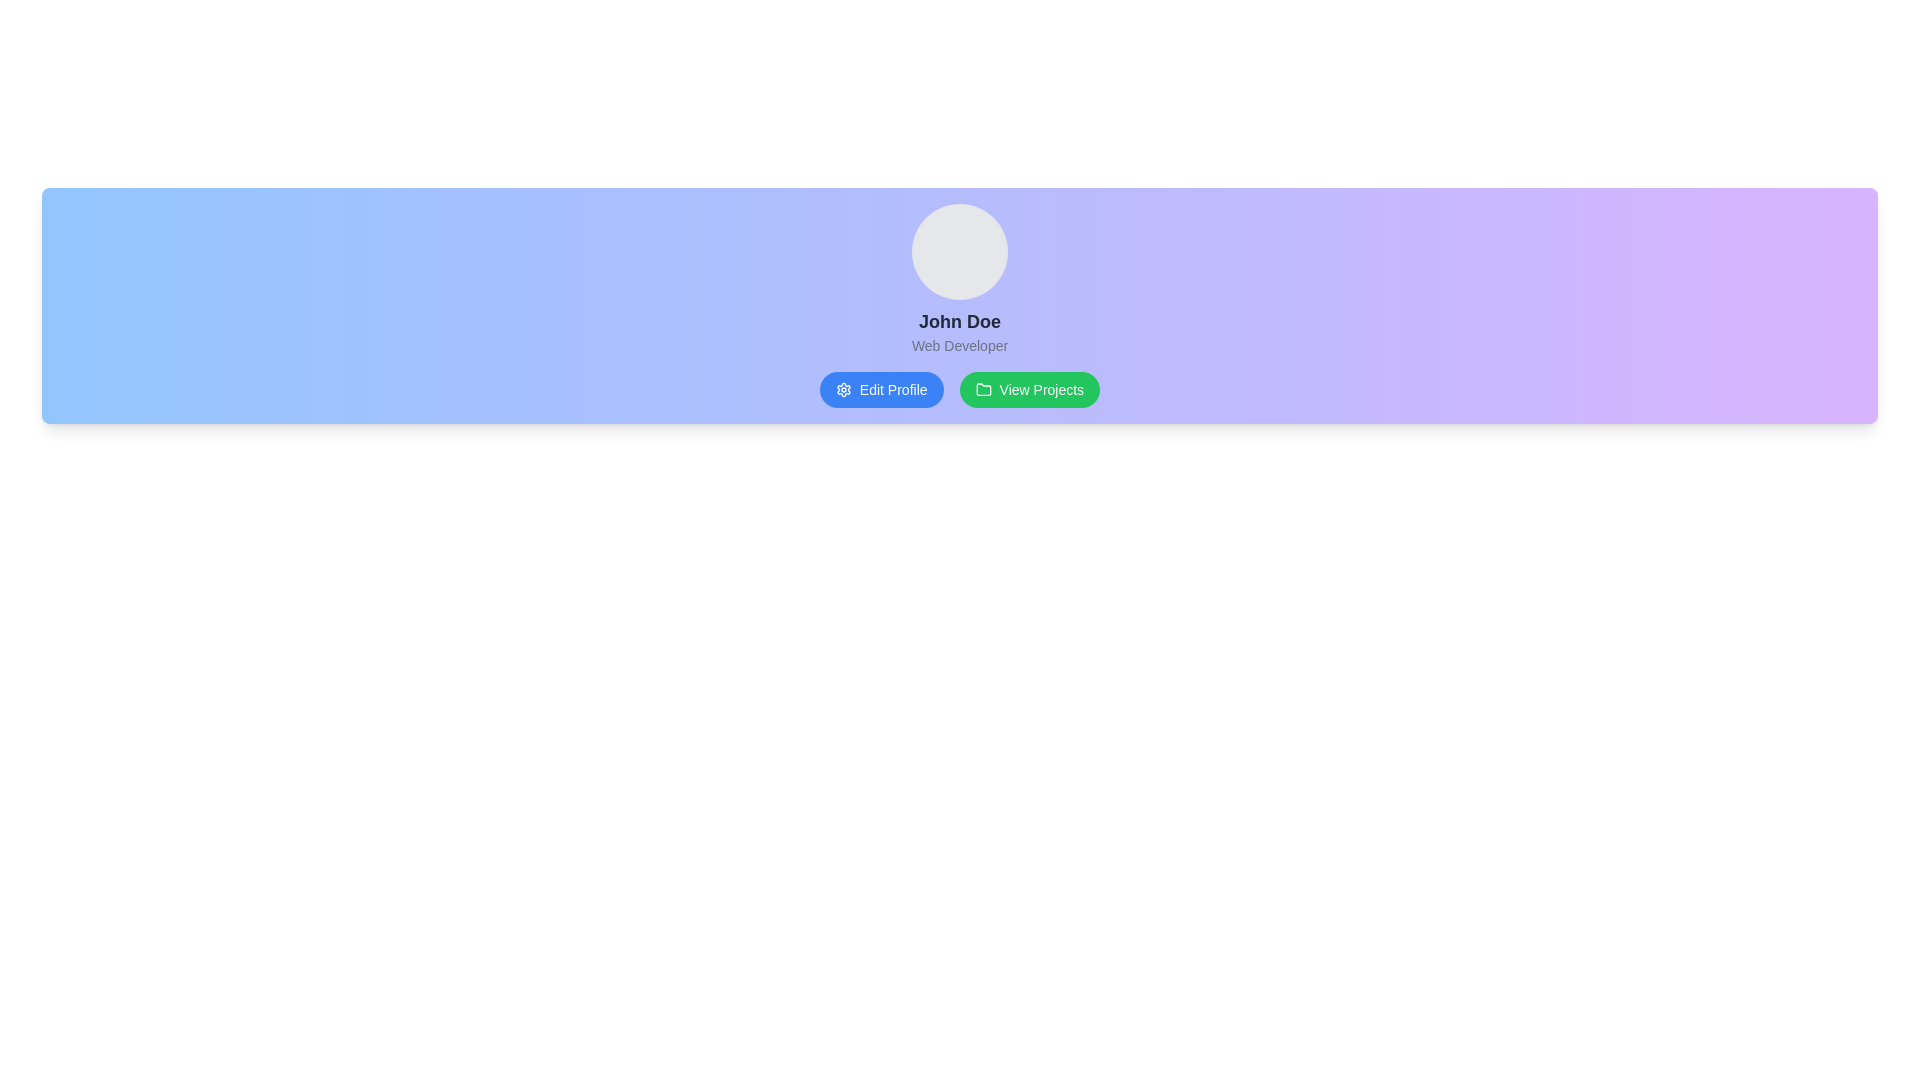 The image size is (1920, 1080). Describe the element at coordinates (1029, 389) in the screenshot. I see `the green button labeled 'View Projects' to observe its hover effect` at that location.